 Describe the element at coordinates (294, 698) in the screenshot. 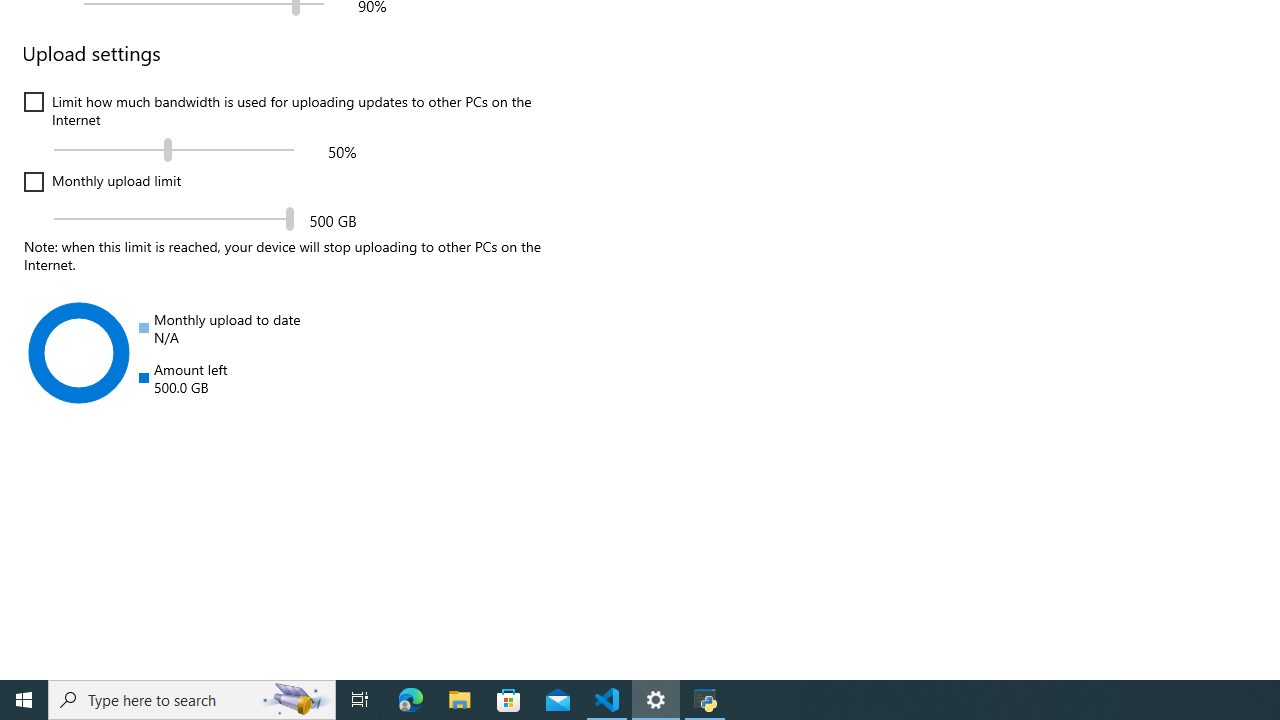

I see `'Search highlights icon opens search home window'` at that location.